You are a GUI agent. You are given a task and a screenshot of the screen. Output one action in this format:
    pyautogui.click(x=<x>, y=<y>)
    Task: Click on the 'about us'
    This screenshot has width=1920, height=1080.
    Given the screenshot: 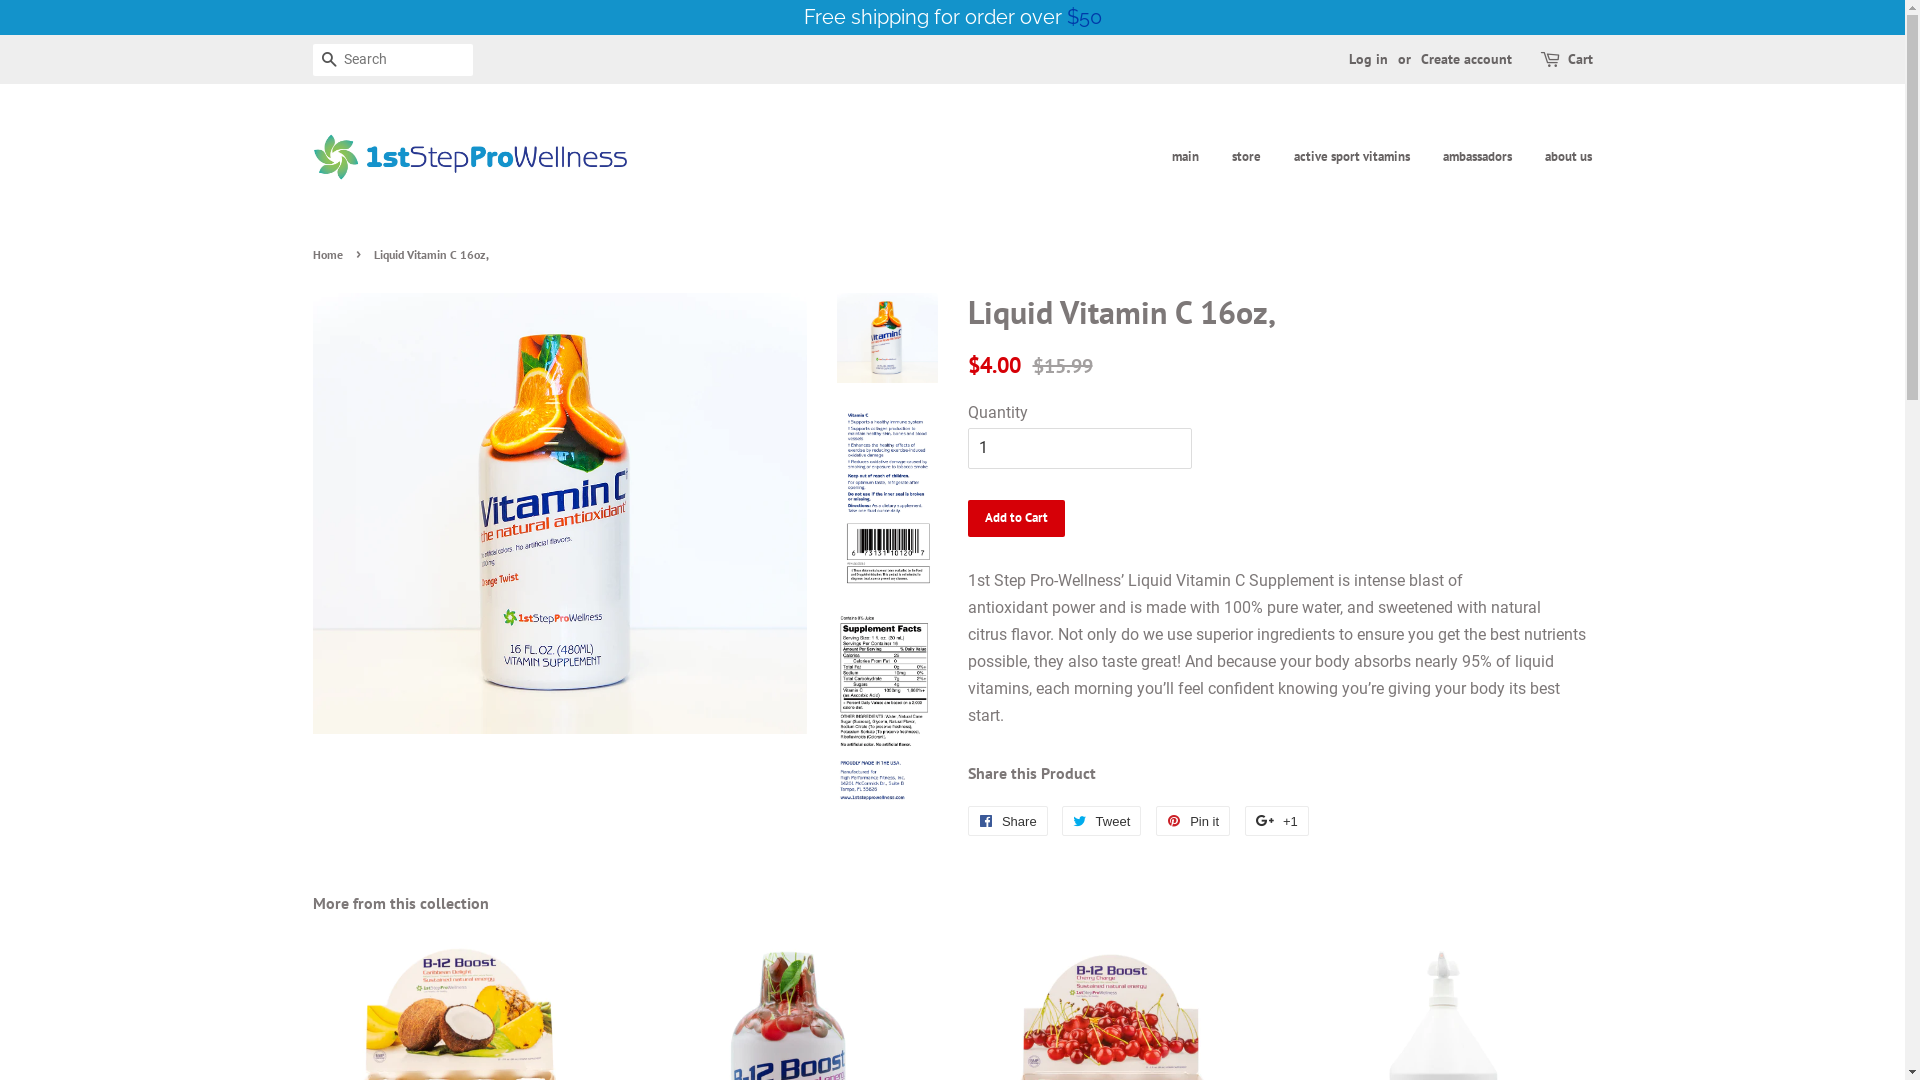 What is the action you would take?
    pyautogui.click(x=1529, y=156)
    